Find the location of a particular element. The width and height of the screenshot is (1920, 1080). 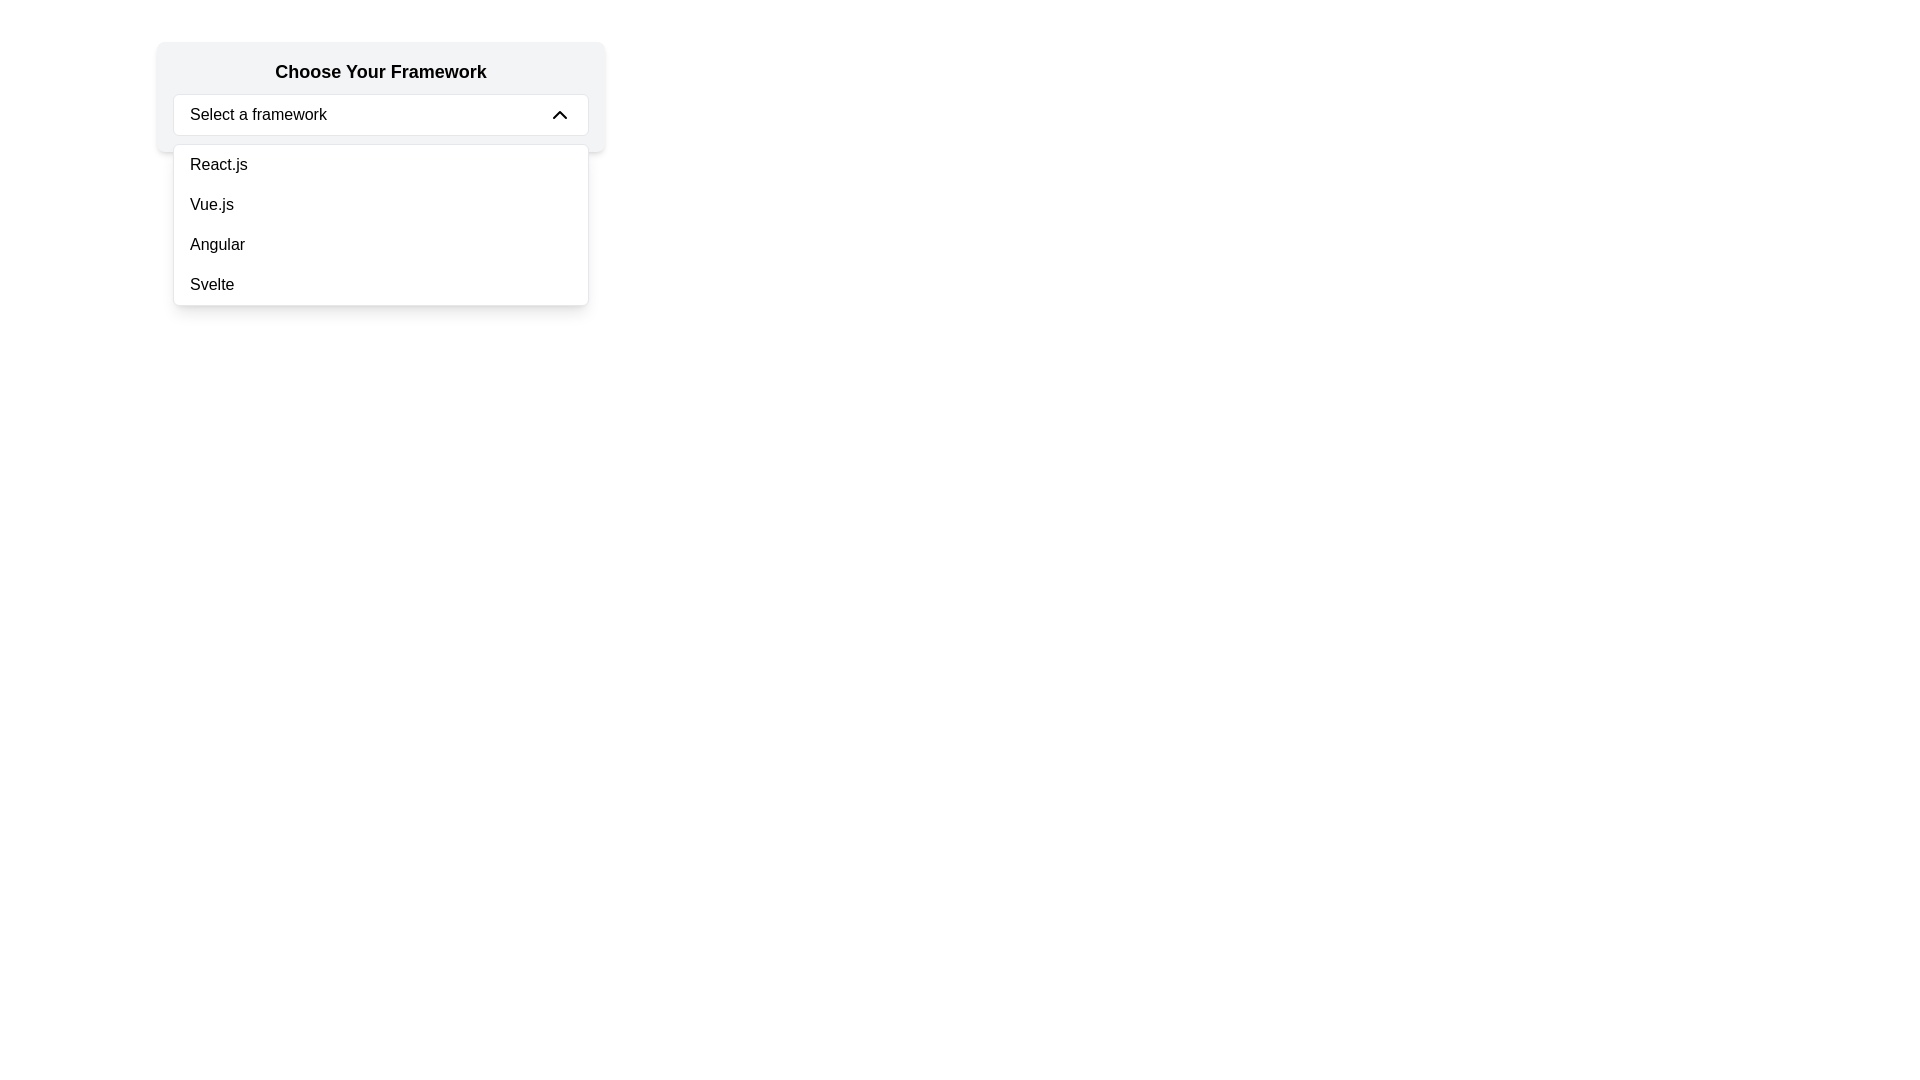

the heading text that reads 'Choose Your Framework', which is styled in bold and slightly larger font, located at the top of the section above the 'Select a framework' dropdown is located at coordinates (380, 71).